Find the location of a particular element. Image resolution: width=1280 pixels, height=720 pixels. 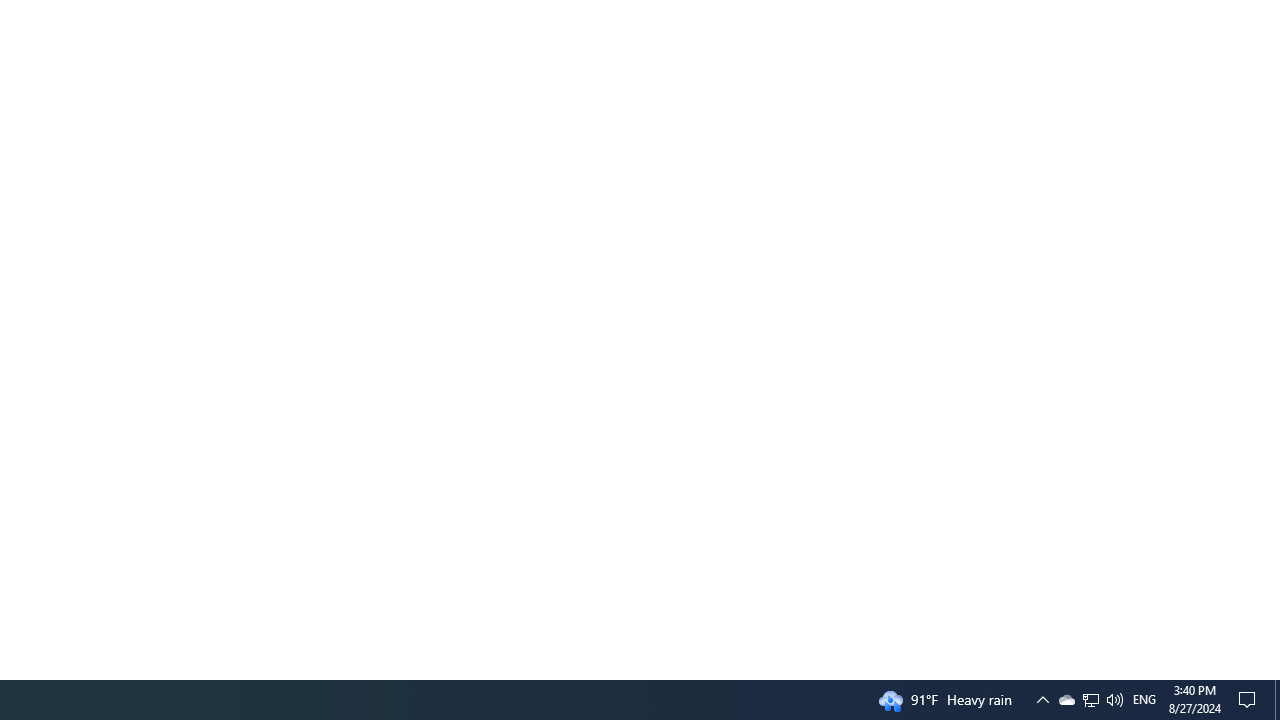

'Q2790: 100%' is located at coordinates (1113, 698).